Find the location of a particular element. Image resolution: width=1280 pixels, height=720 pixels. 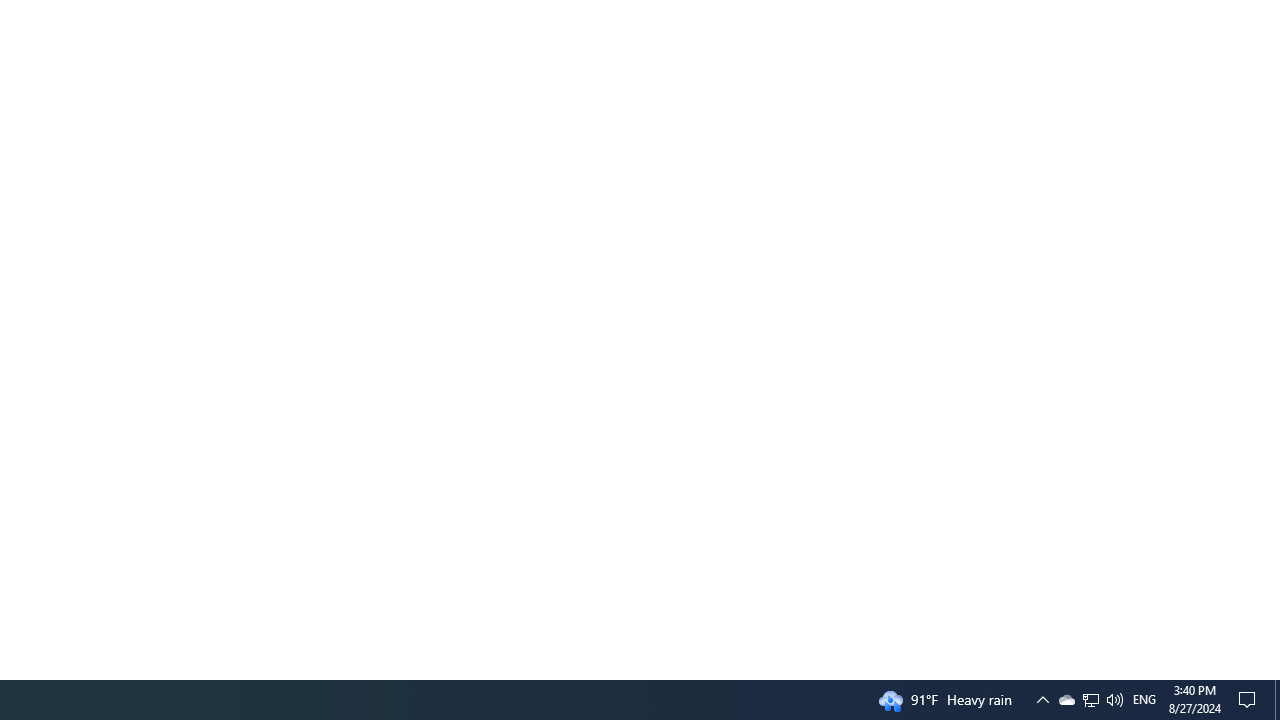

'Q2790: 100%' is located at coordinates (1113, 698).